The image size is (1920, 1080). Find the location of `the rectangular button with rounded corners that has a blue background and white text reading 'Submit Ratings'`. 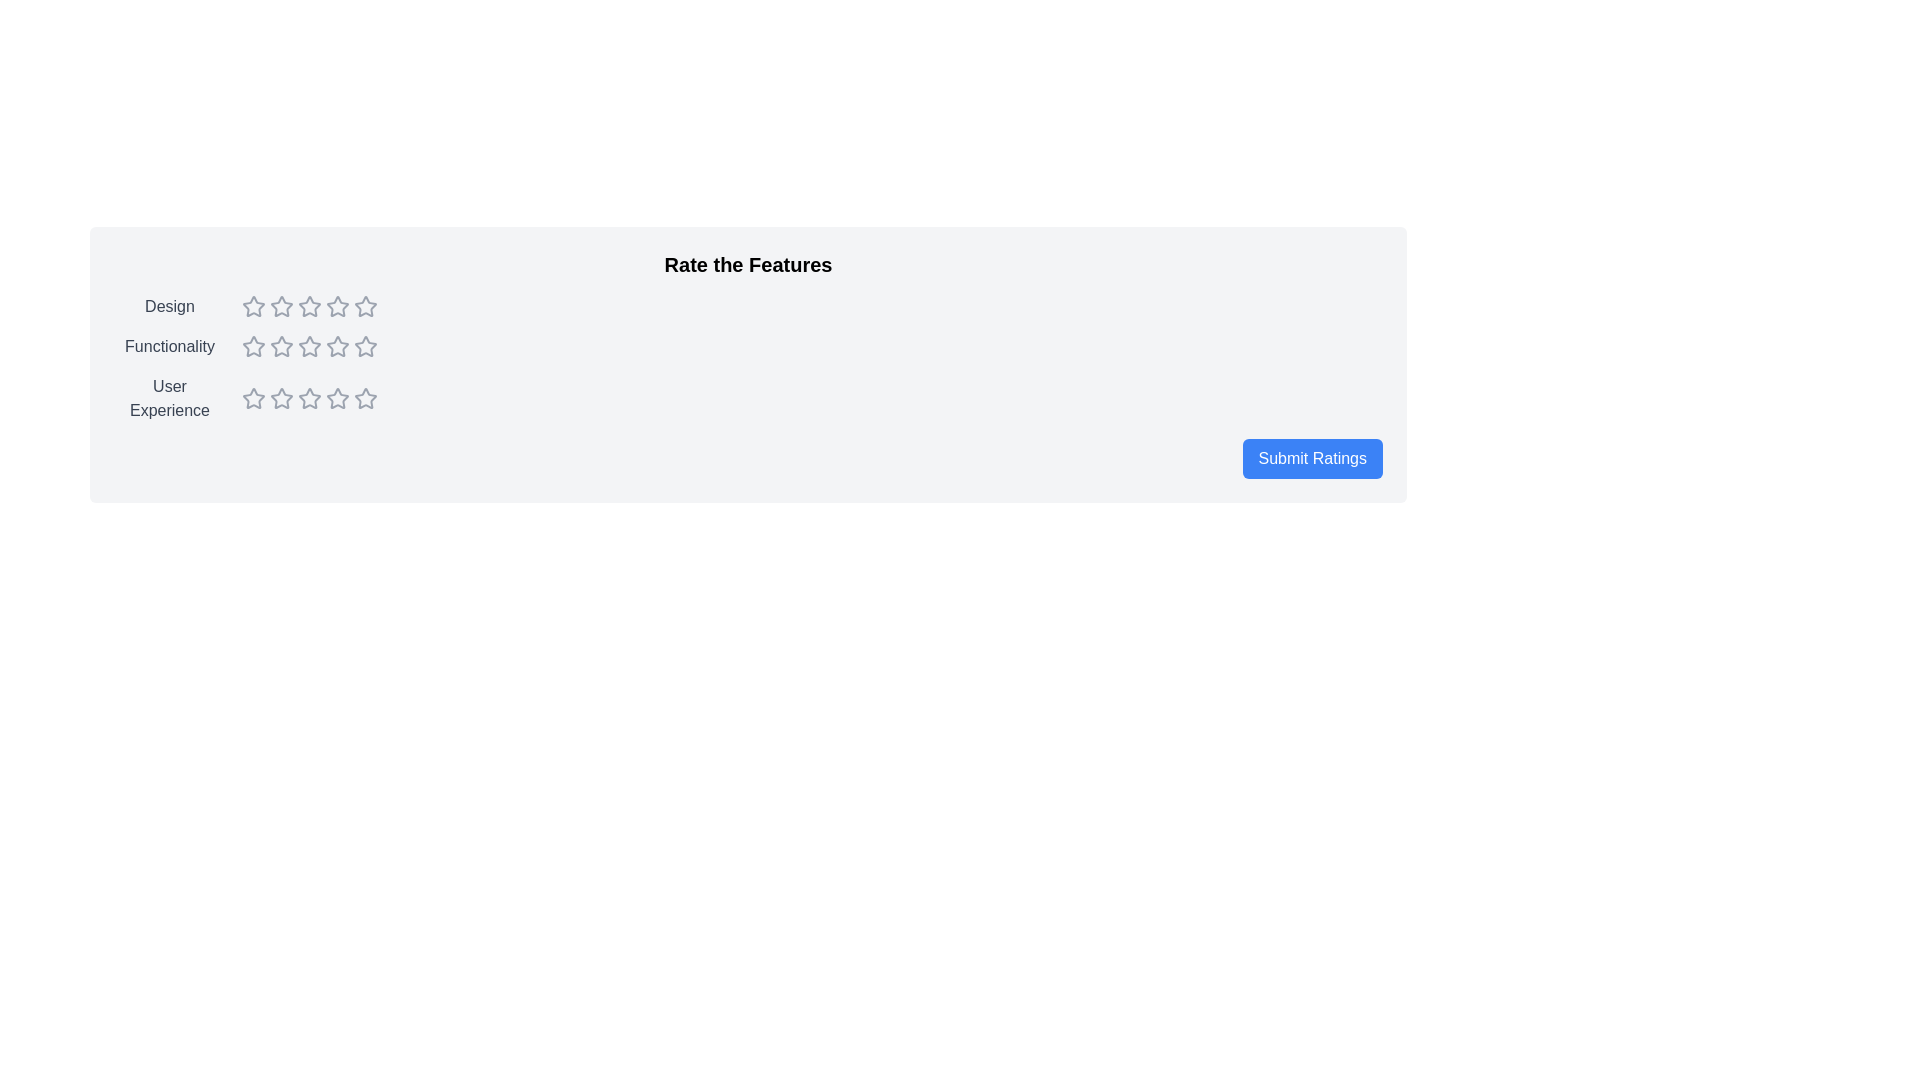

the rectangular button with rounded corners that has a blue background and white text reading 'Submit Ratings' is located at coordinates (1312, 459).